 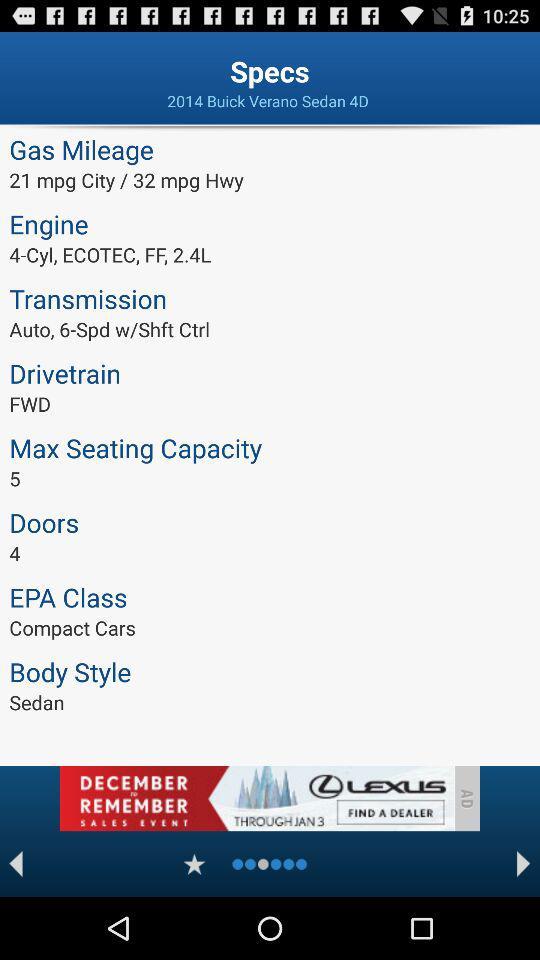 What do you see at coordinates (523, 863) in the screenshot?
I see `next page` at bounding box center [523, 863].